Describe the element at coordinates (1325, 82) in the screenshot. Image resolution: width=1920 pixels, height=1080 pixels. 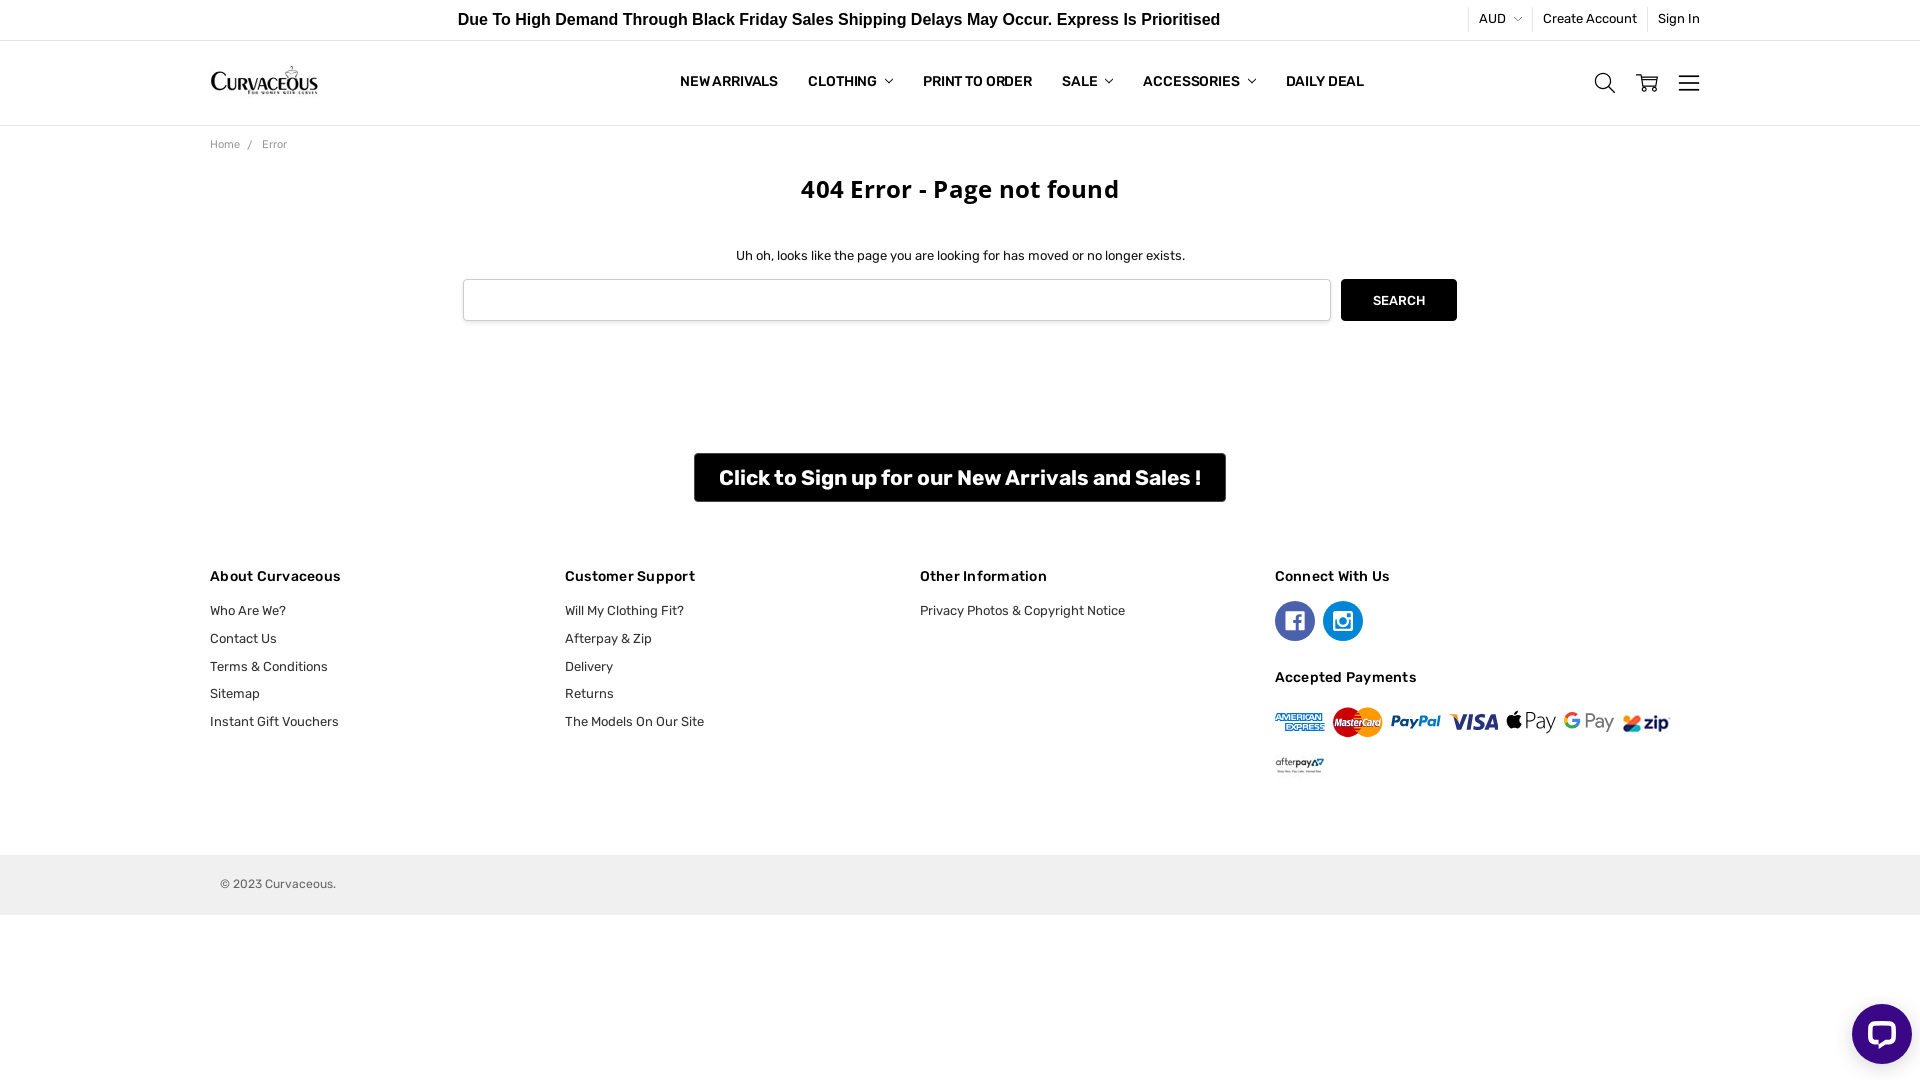
I see `'DAILY DEAL'` at that location.